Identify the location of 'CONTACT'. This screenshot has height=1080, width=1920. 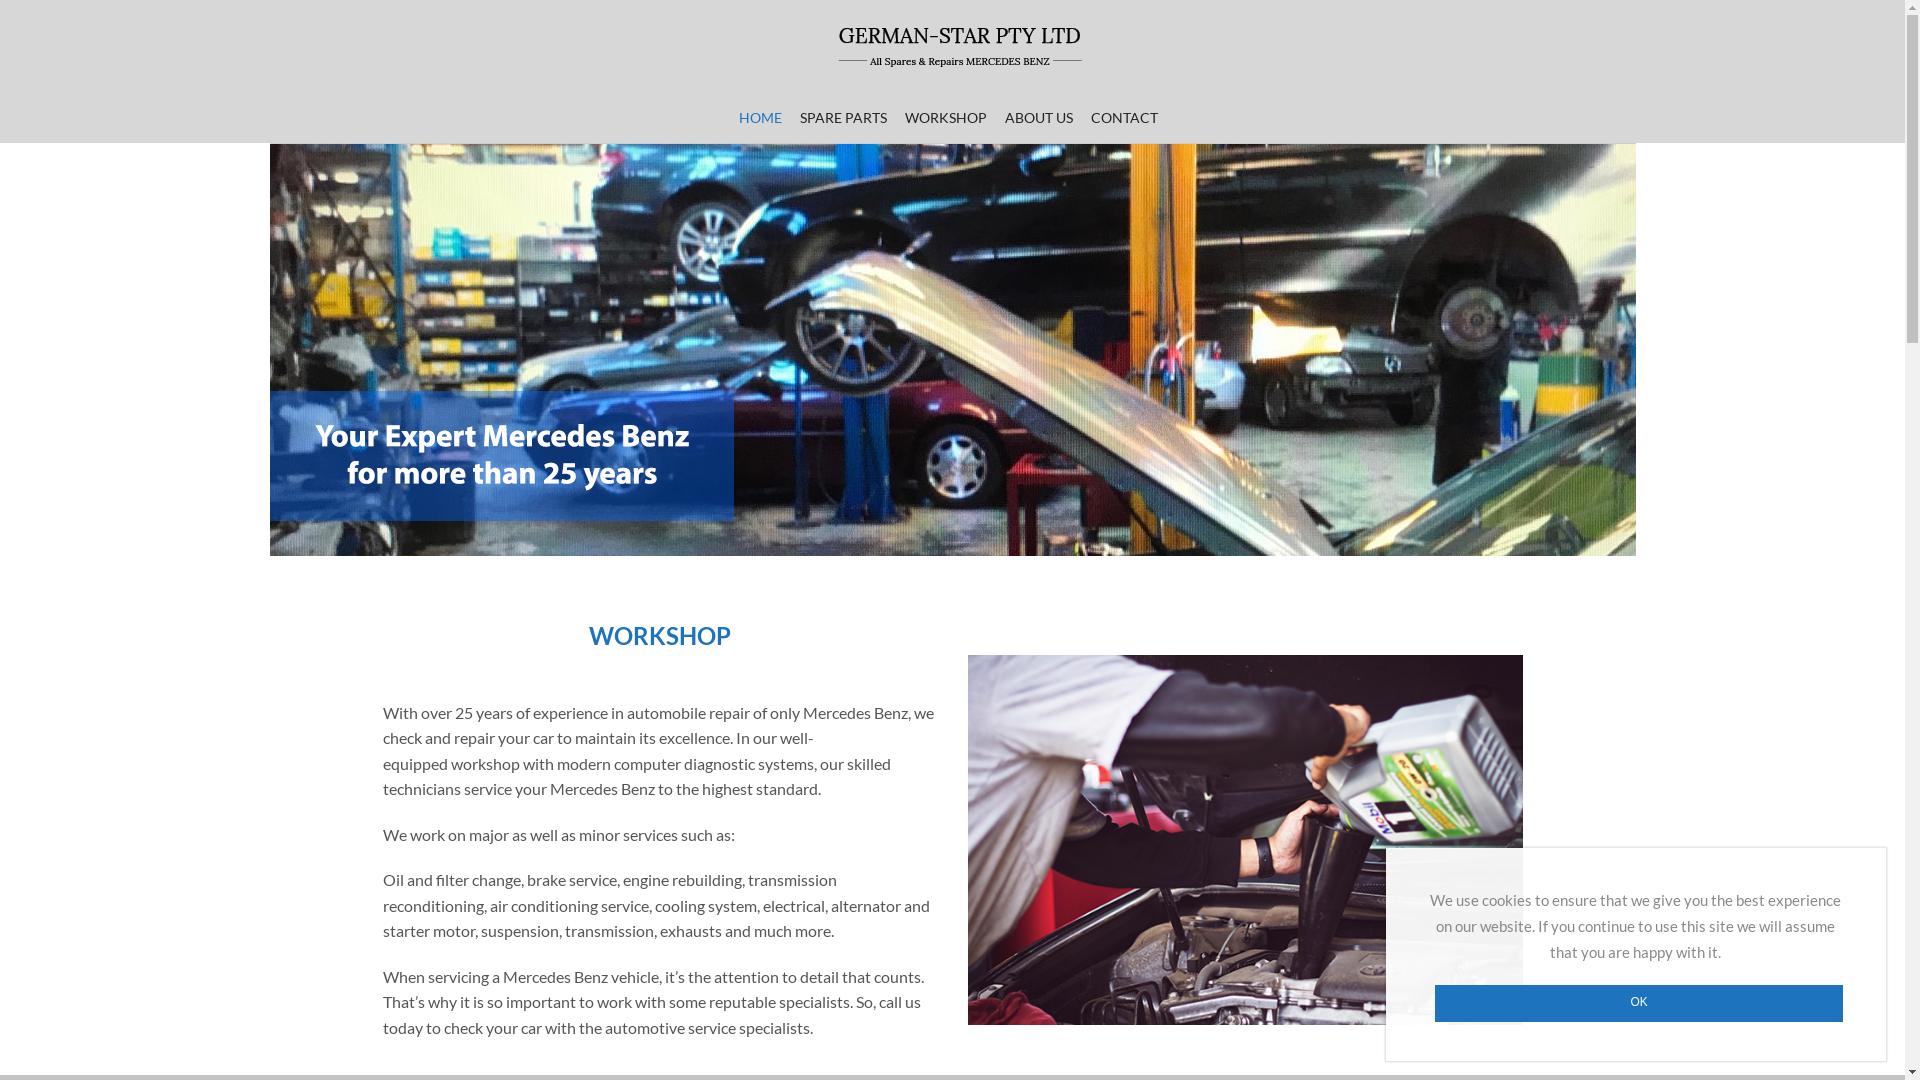
(1124, 118).